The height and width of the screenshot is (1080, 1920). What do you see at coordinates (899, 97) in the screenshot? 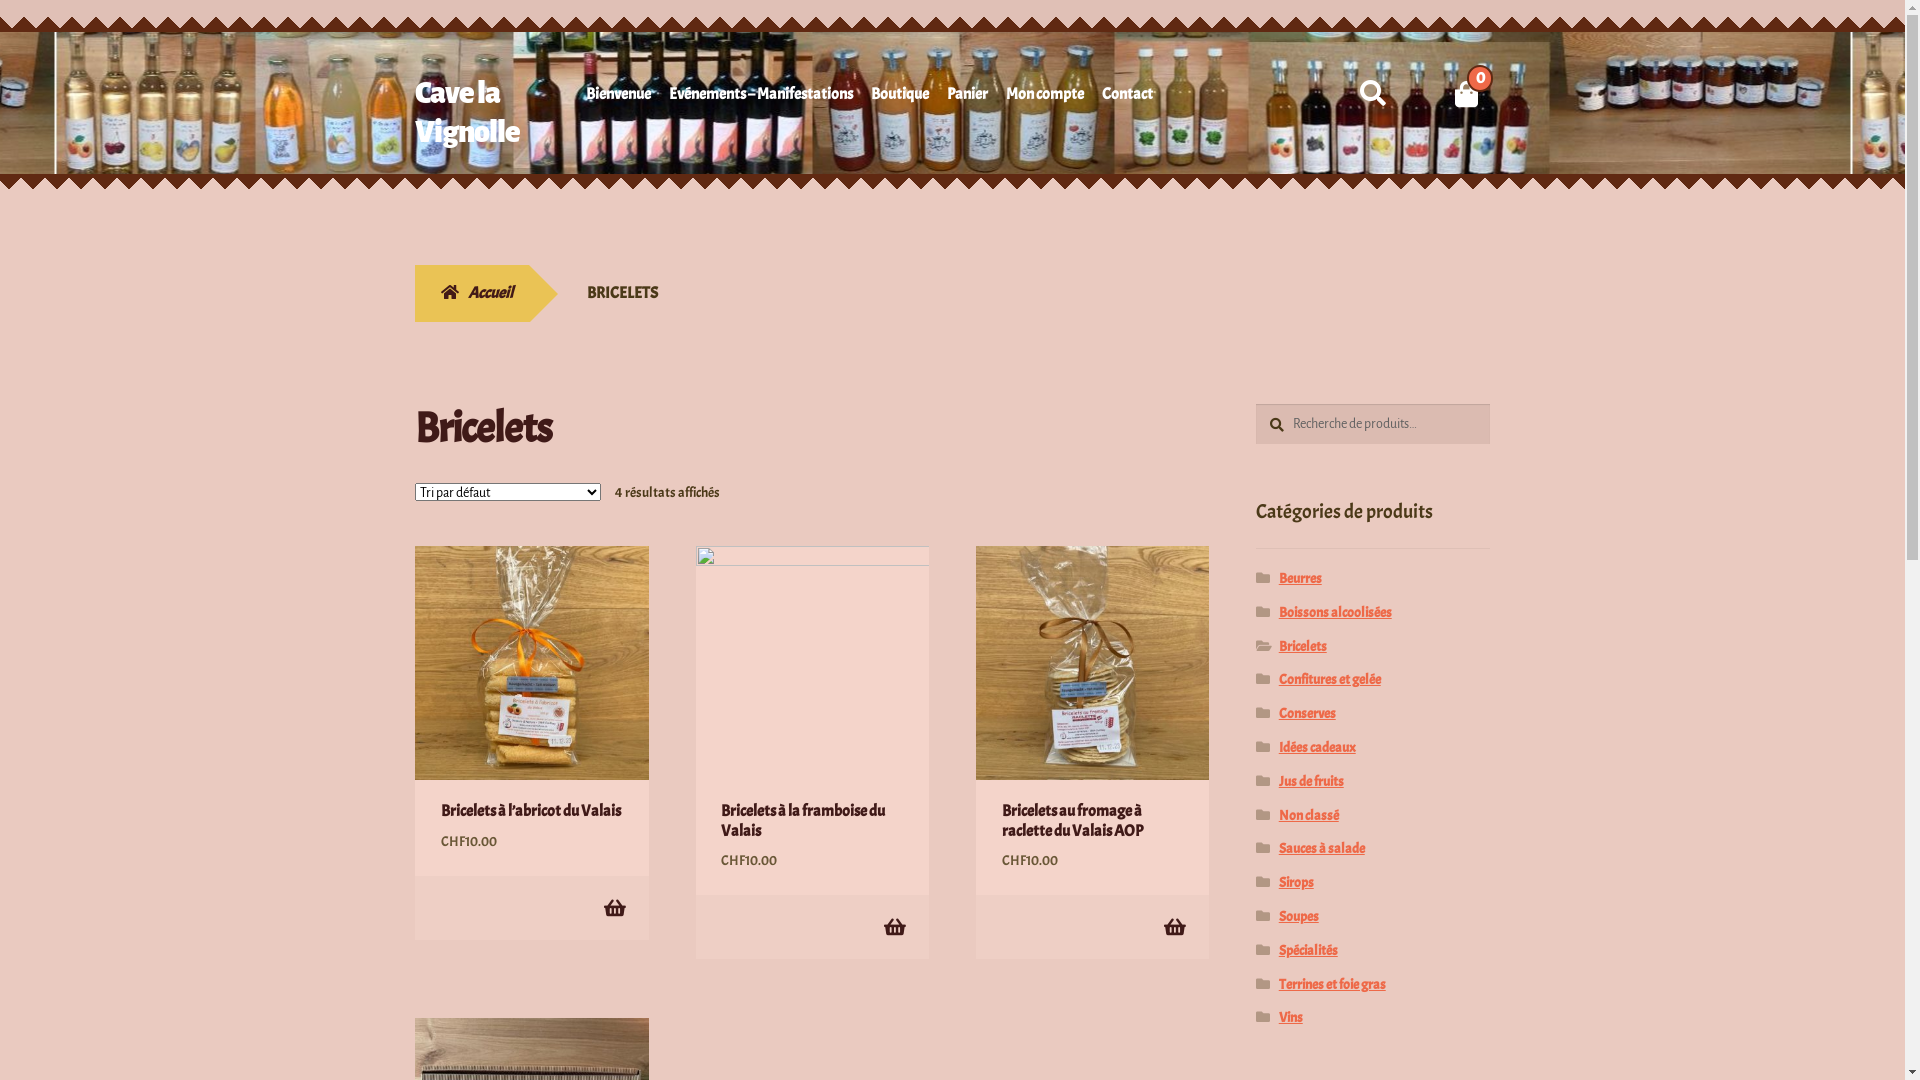
I see `'Boutique'` at bounding box center [899, 97].